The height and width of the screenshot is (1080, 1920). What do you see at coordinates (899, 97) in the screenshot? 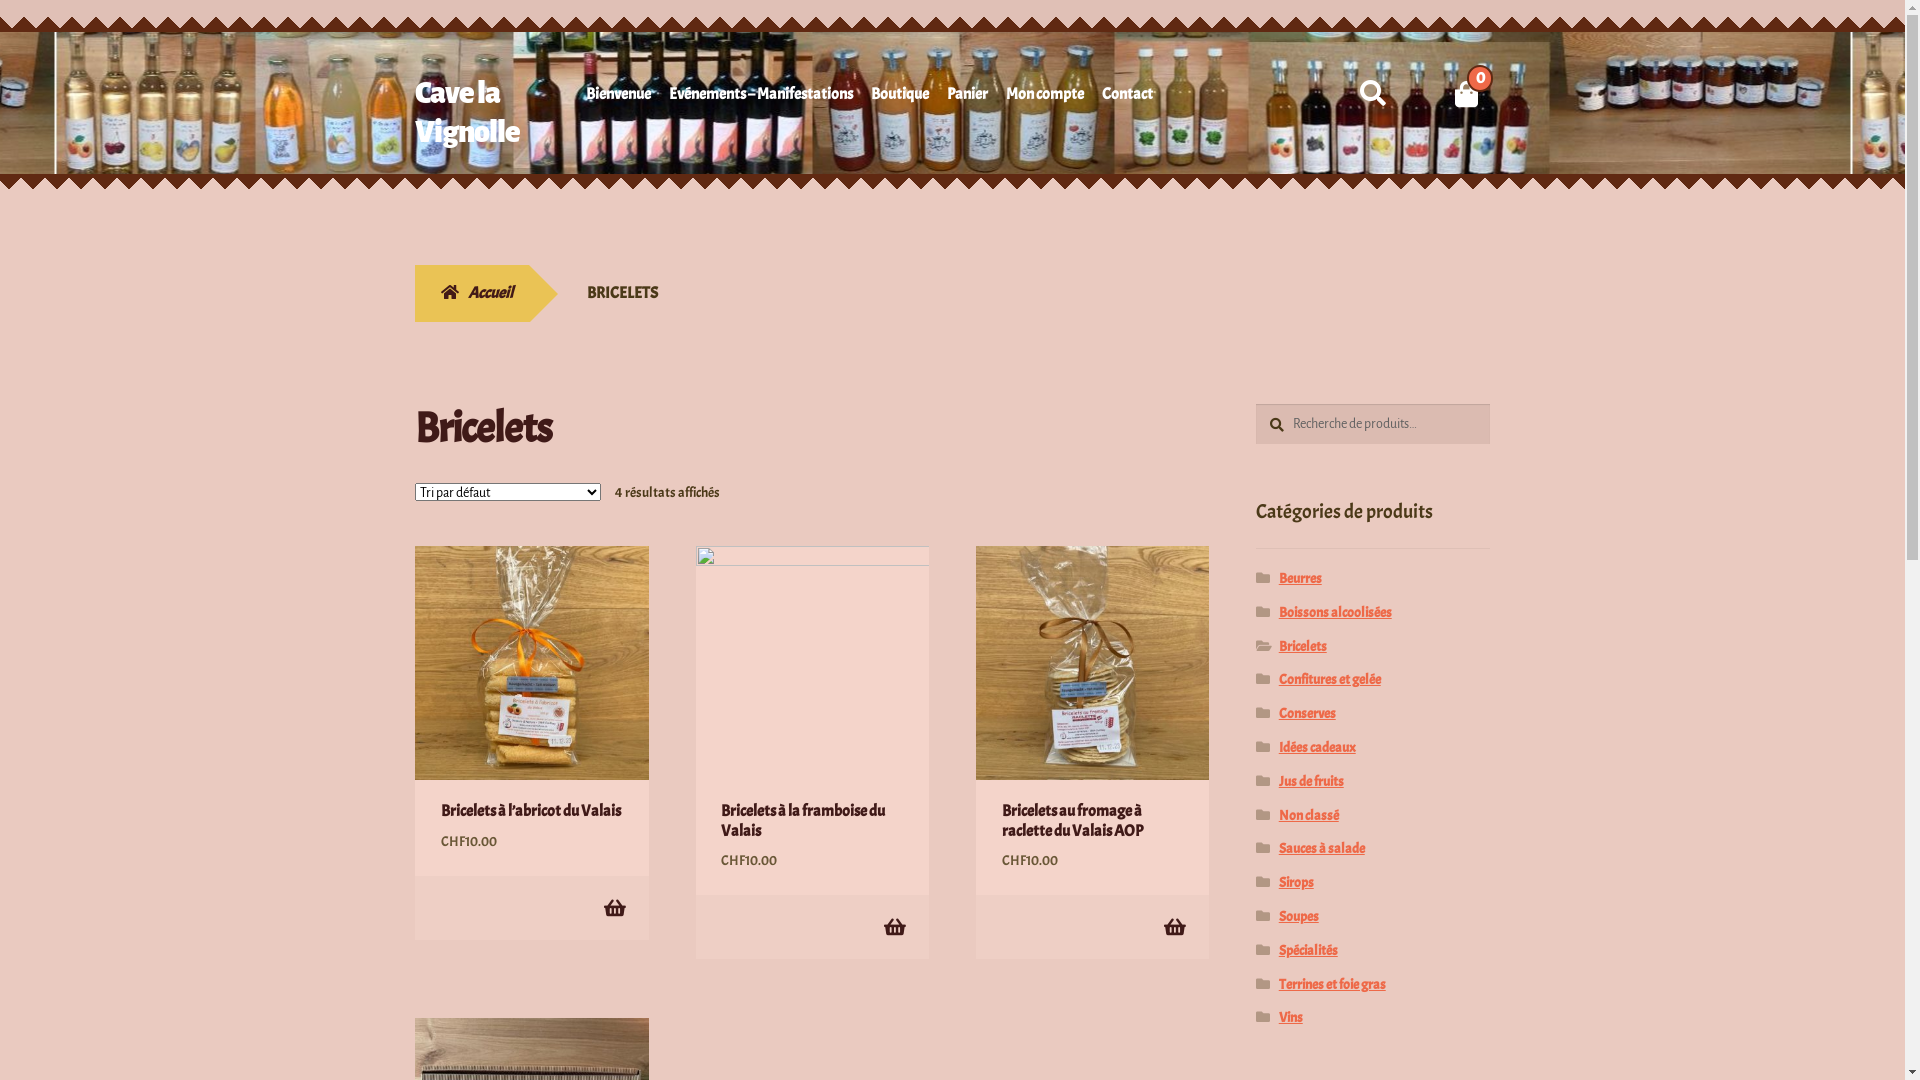
I see `'Boutique'` at bounding box center [899, 97].